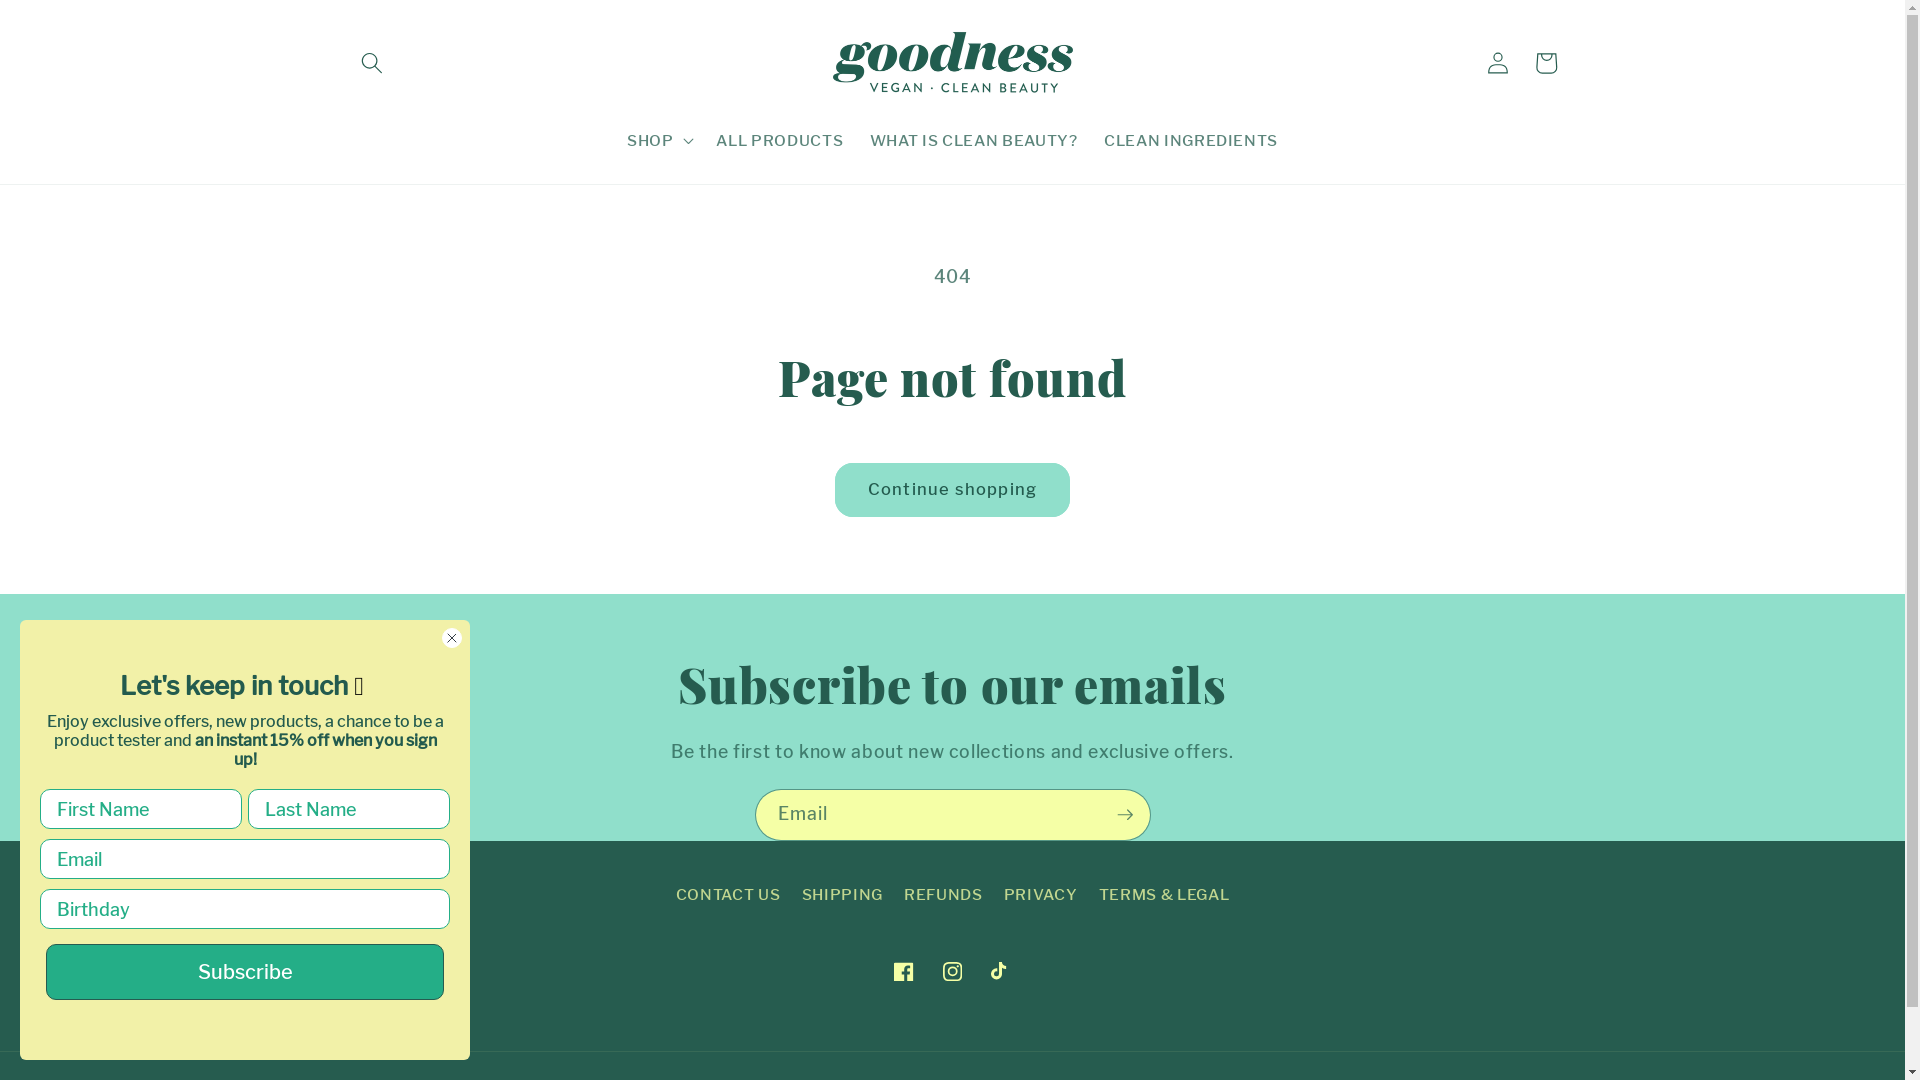 The width and height of the screenshot is (1920, 1080). Describe the element at coordinates (835, 489) in the screenshot. I see `'Continue shopping'` at that location.